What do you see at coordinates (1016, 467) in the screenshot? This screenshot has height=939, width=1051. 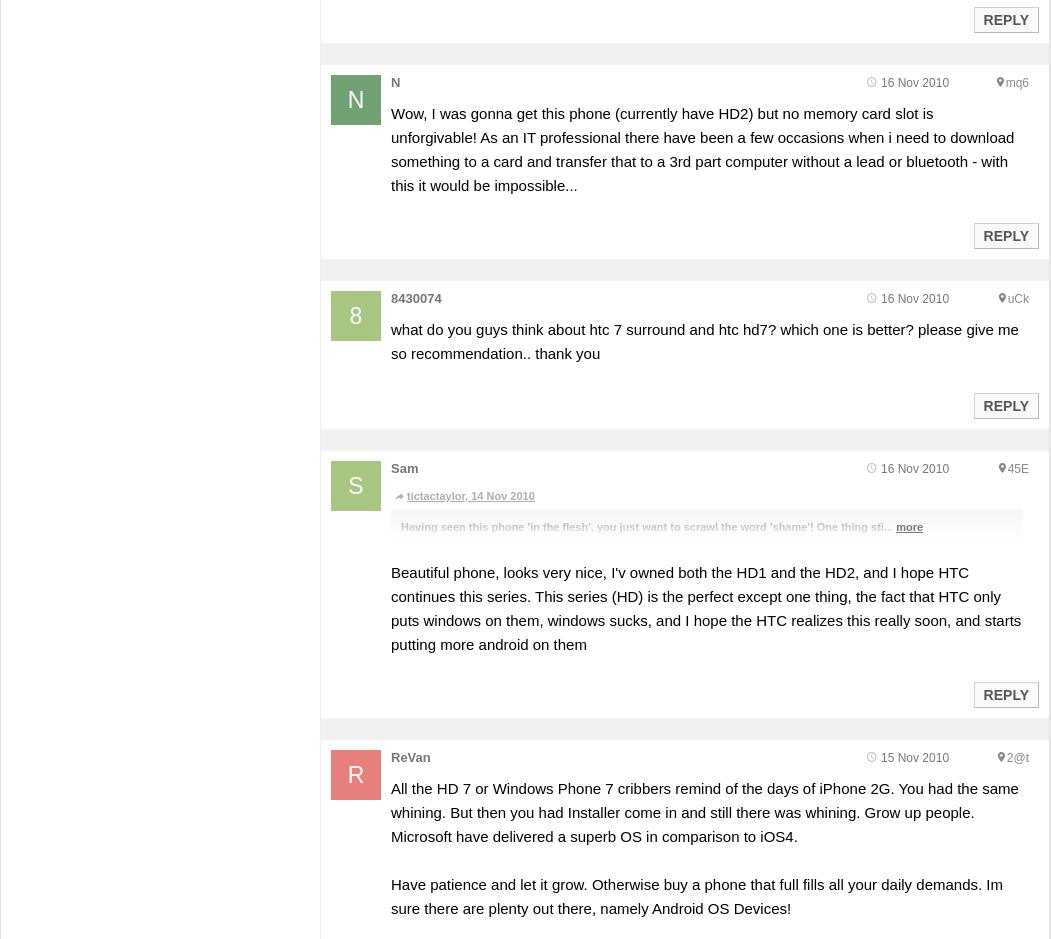 I see `'45E'` at bounding box center [1016, 467].